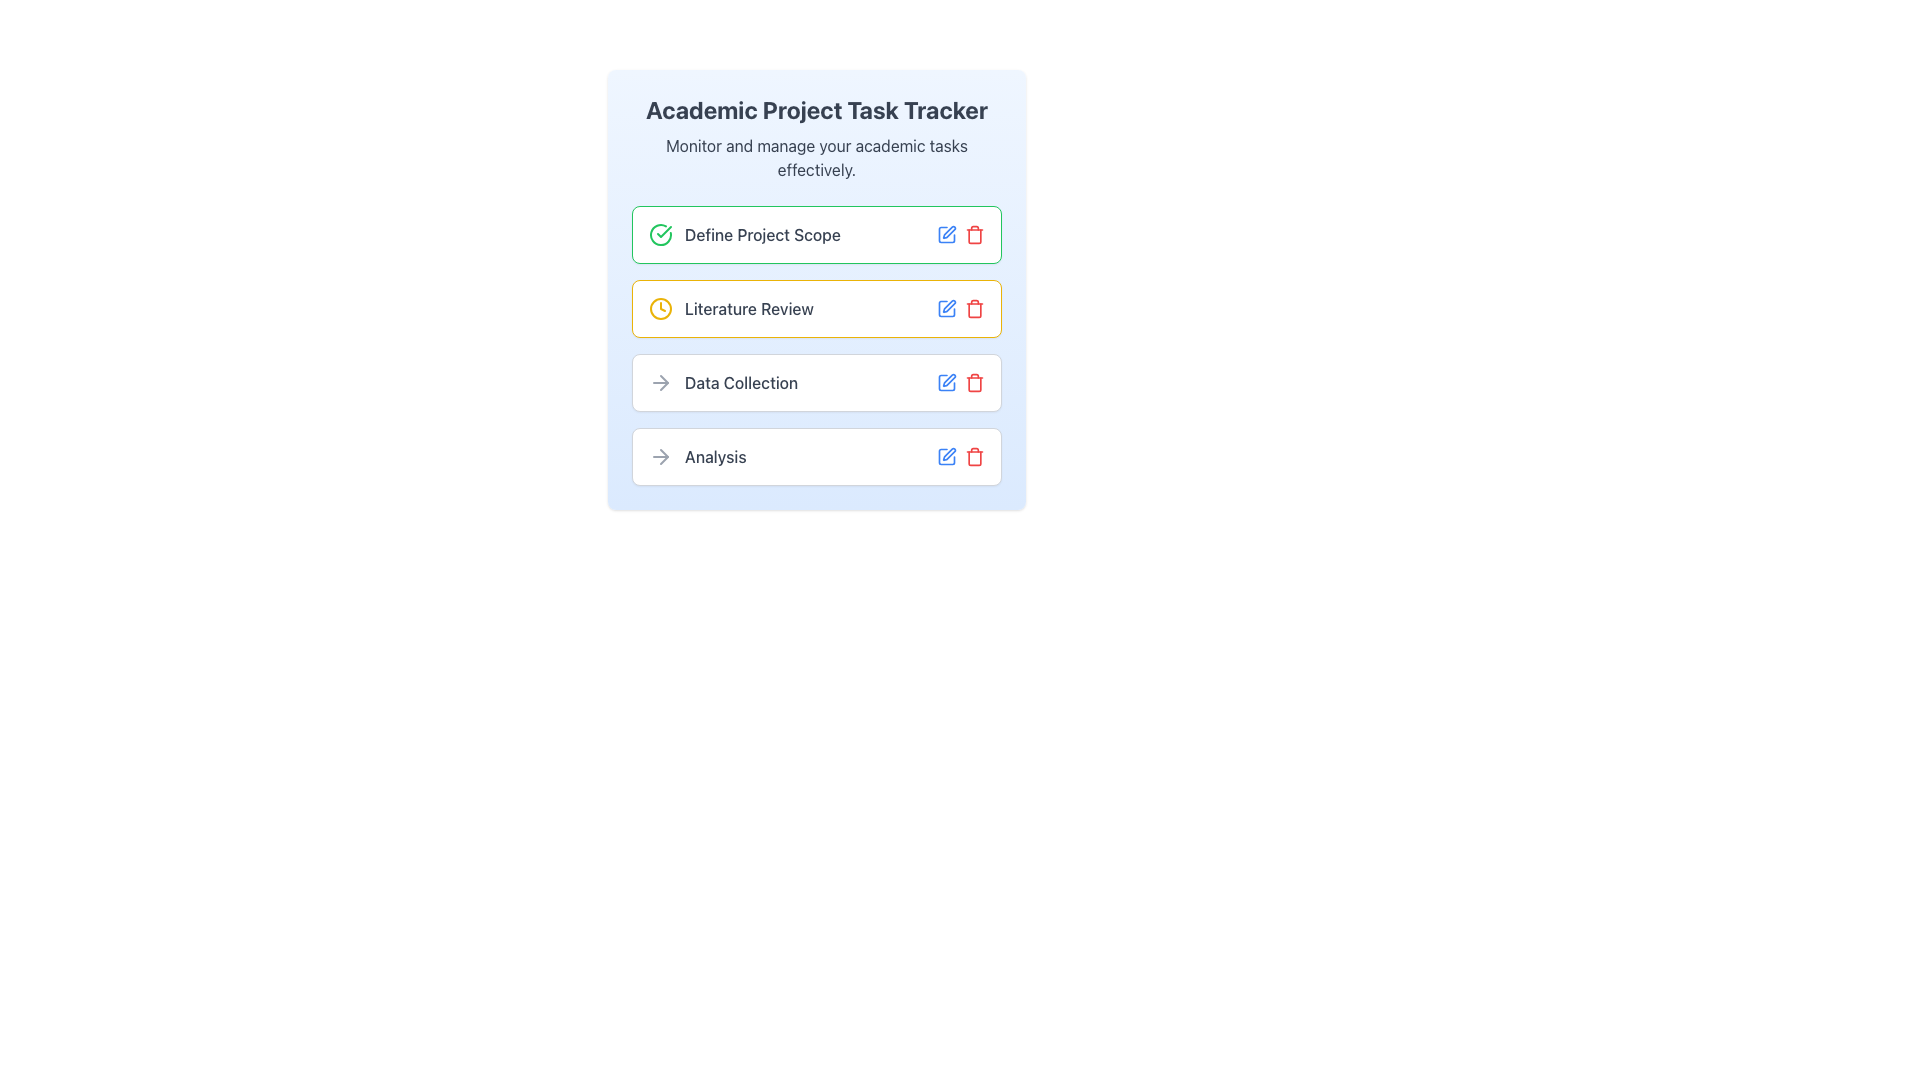 This screenshot has height=1080, width=1920. I want to click on the 'Data Collection' text label with a rightward arrow icon, so click(722, 382).